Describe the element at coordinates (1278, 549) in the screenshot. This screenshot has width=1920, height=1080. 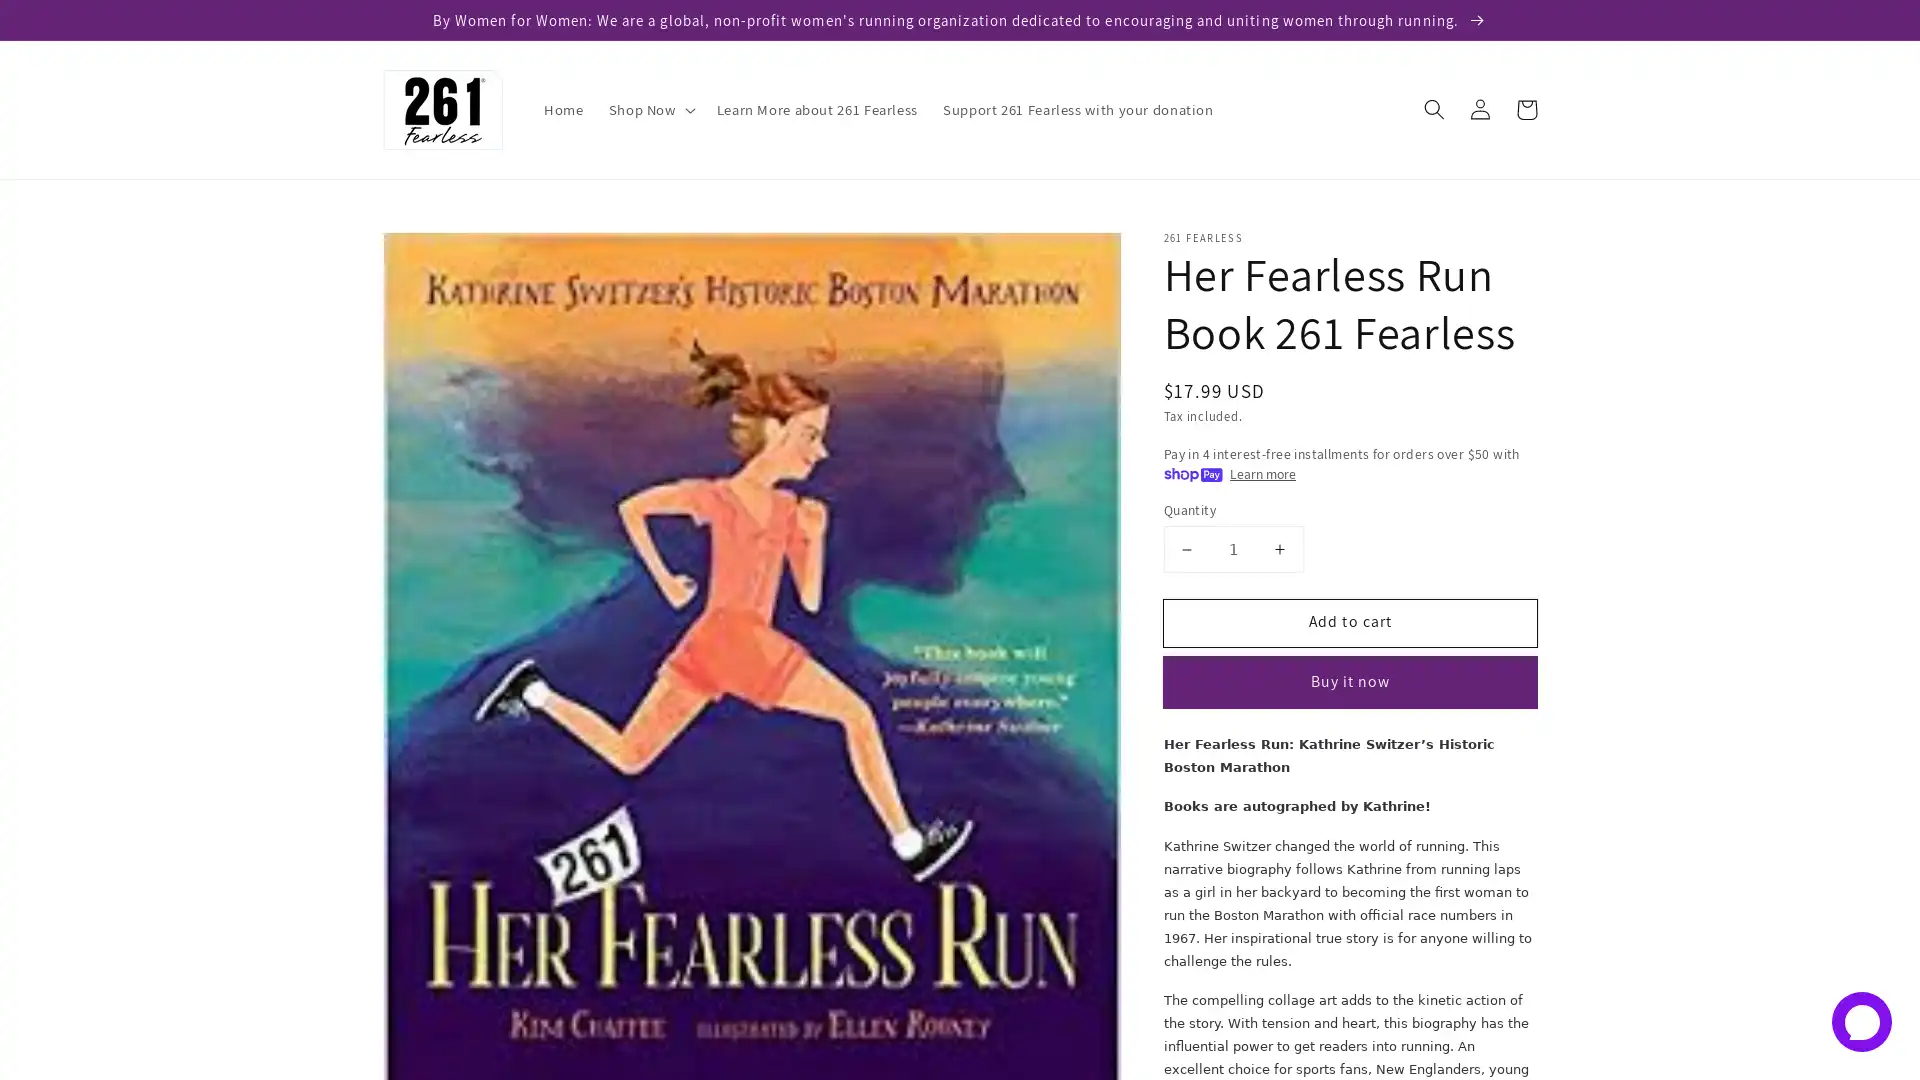
I see `Increase quantity for Her Fearless Run Book 261 Fearless` at that location.